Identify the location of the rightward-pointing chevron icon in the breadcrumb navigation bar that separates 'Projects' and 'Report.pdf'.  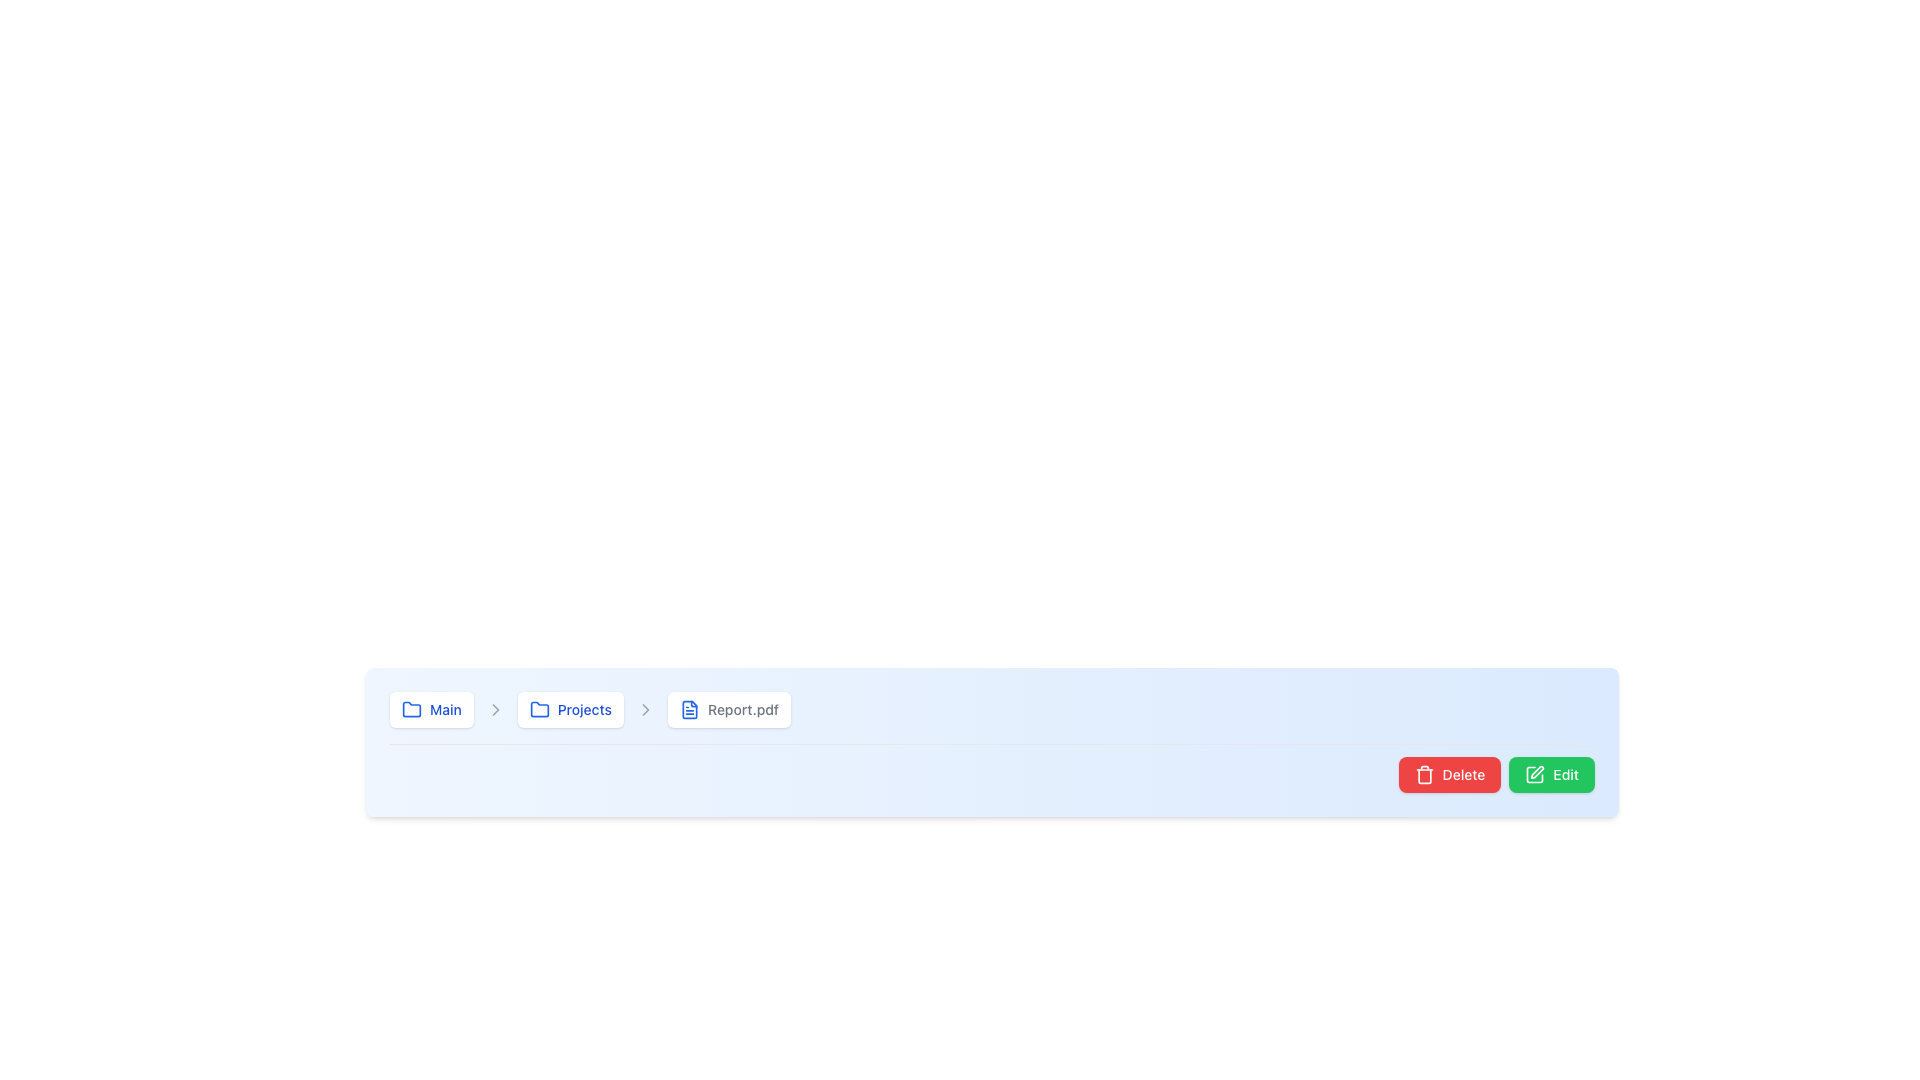
(495, 708).